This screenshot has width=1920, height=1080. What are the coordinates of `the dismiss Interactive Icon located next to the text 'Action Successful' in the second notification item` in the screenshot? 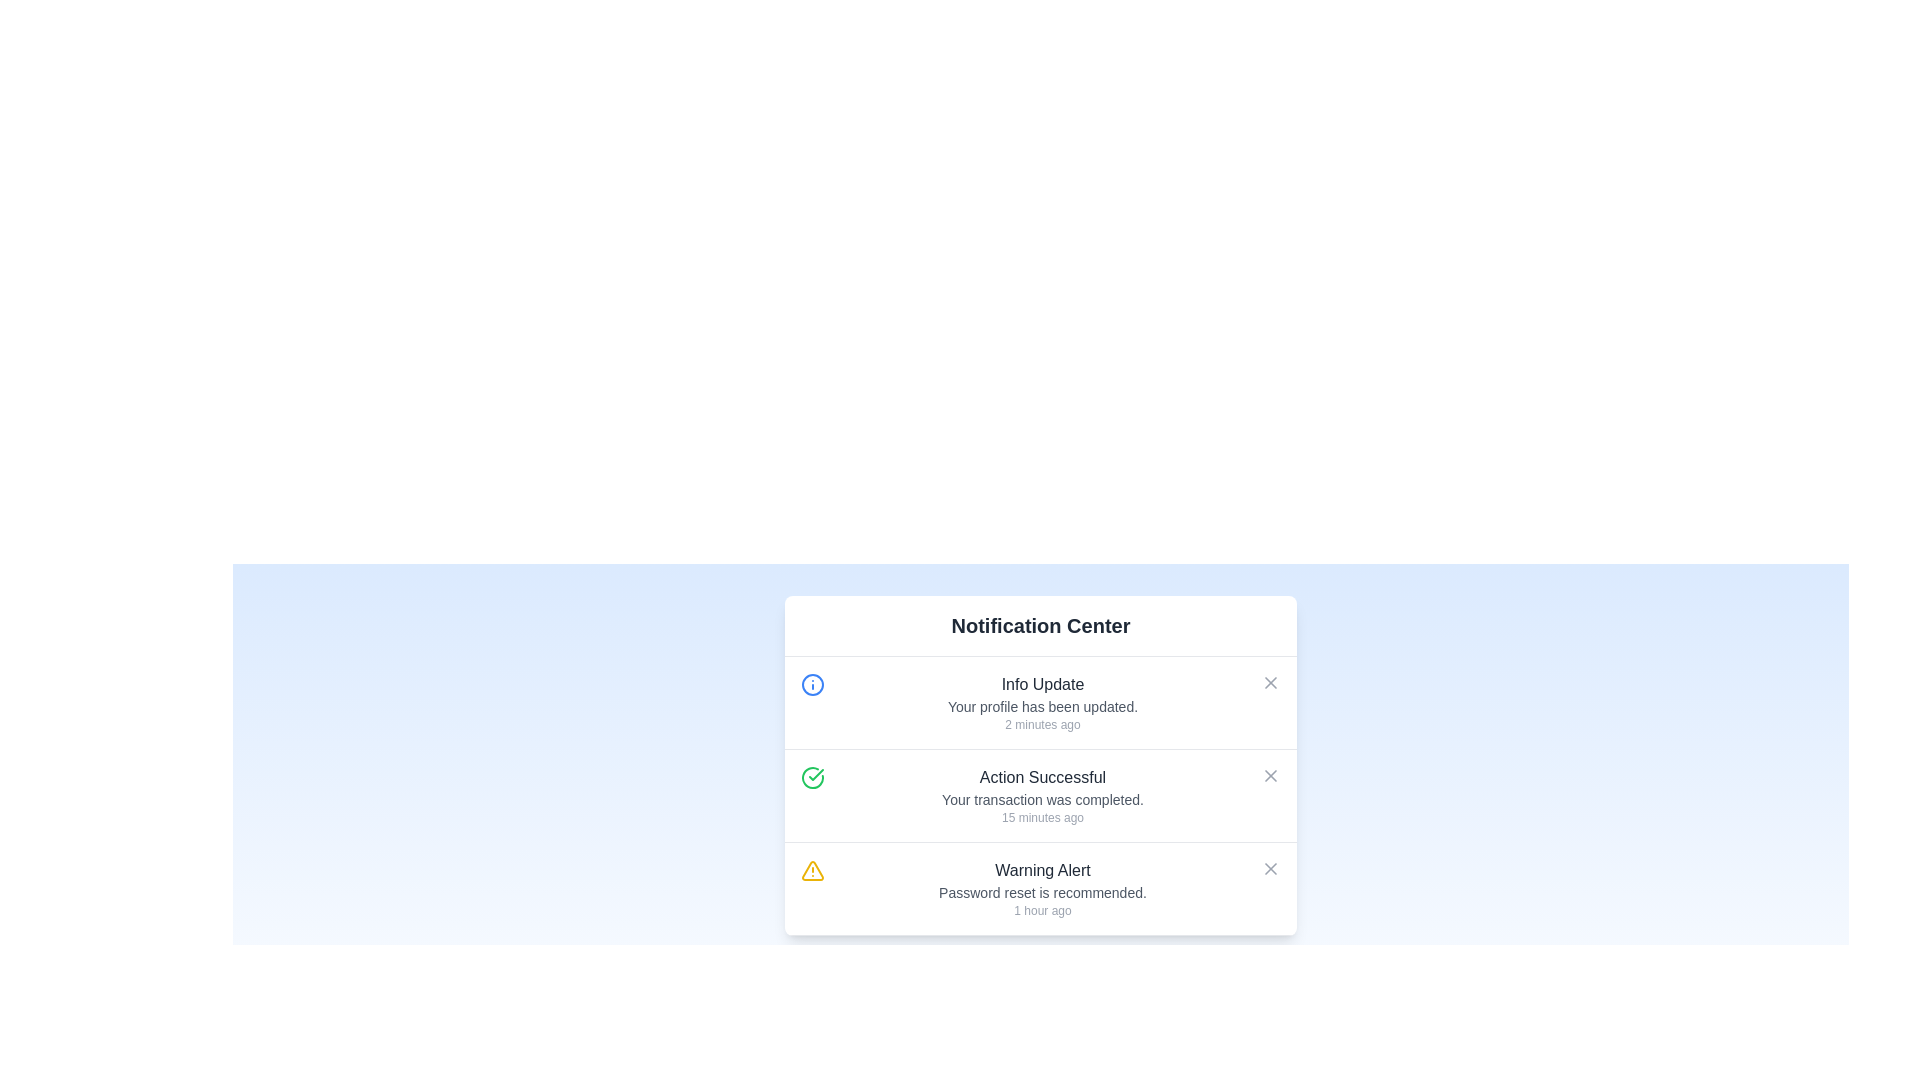 It's located at (1270, 774).